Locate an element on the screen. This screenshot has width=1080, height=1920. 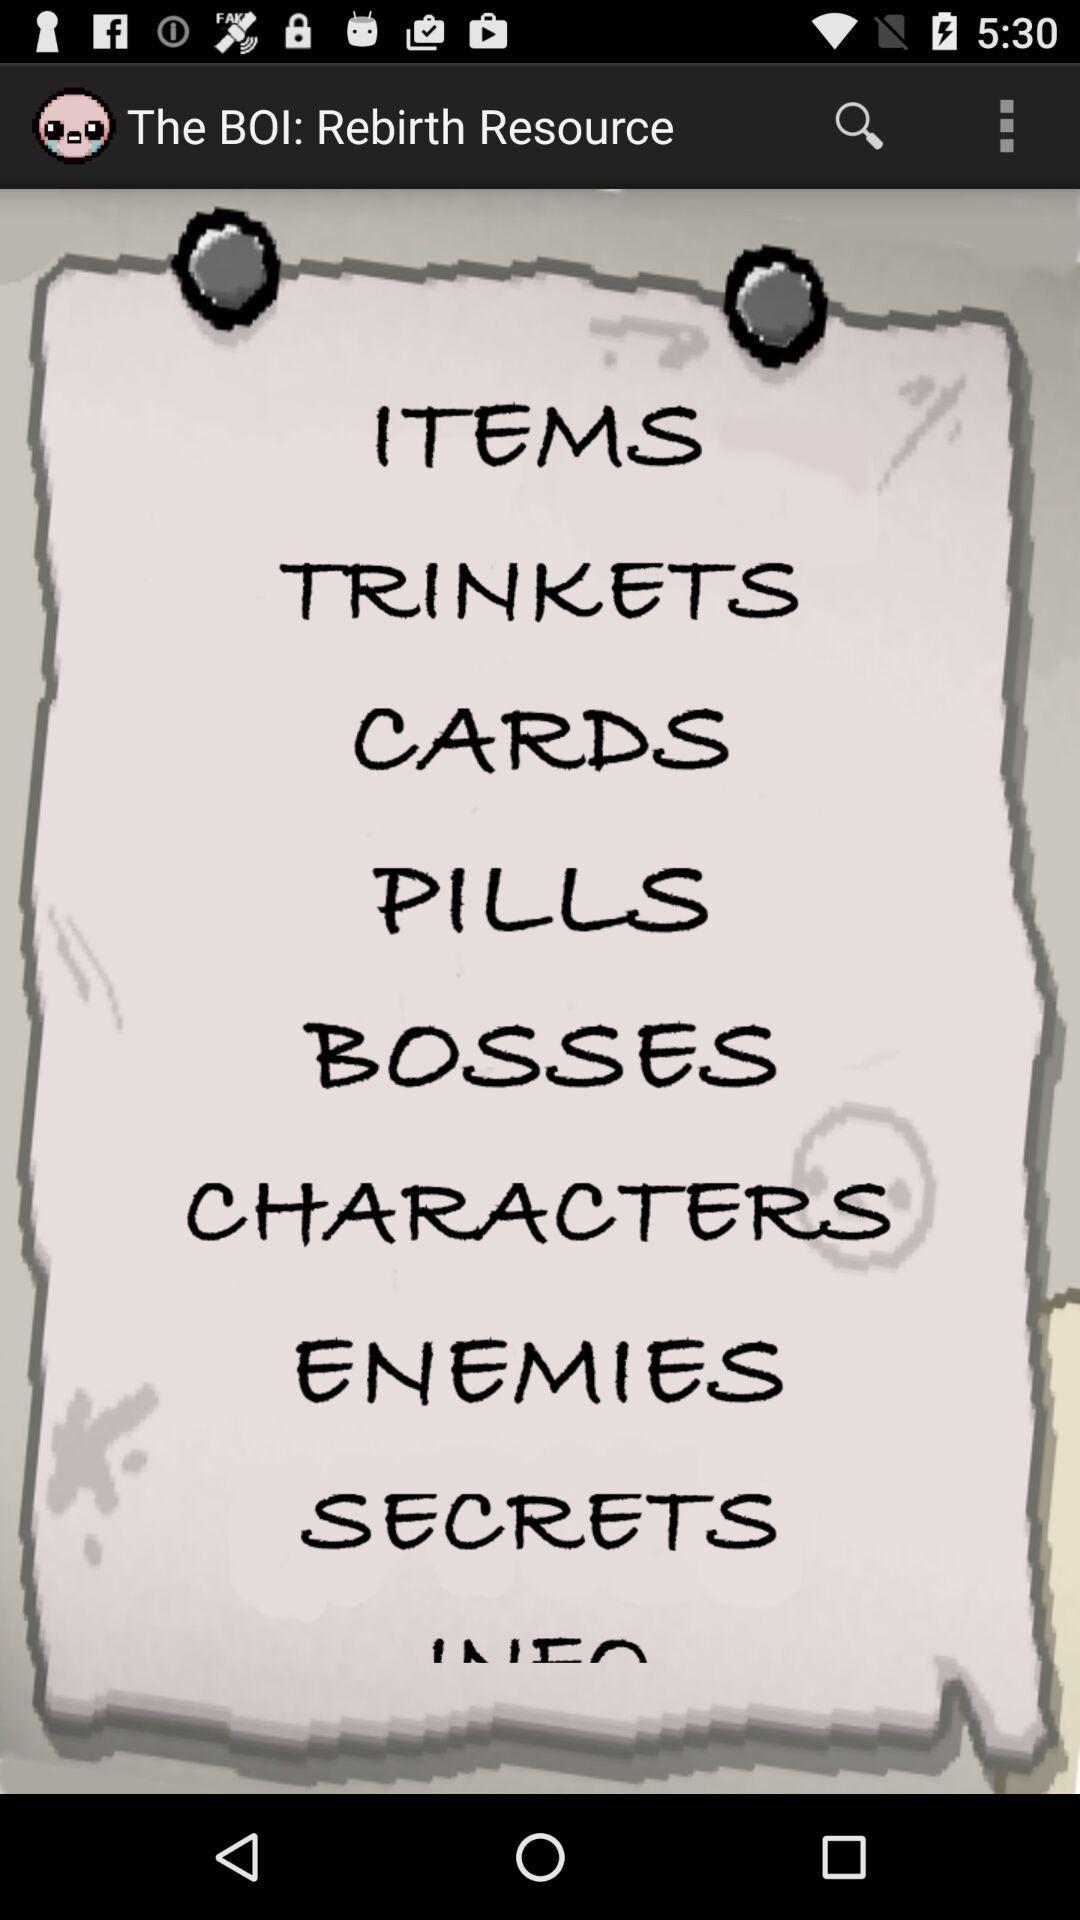
items is located at coordinates (540, 437).